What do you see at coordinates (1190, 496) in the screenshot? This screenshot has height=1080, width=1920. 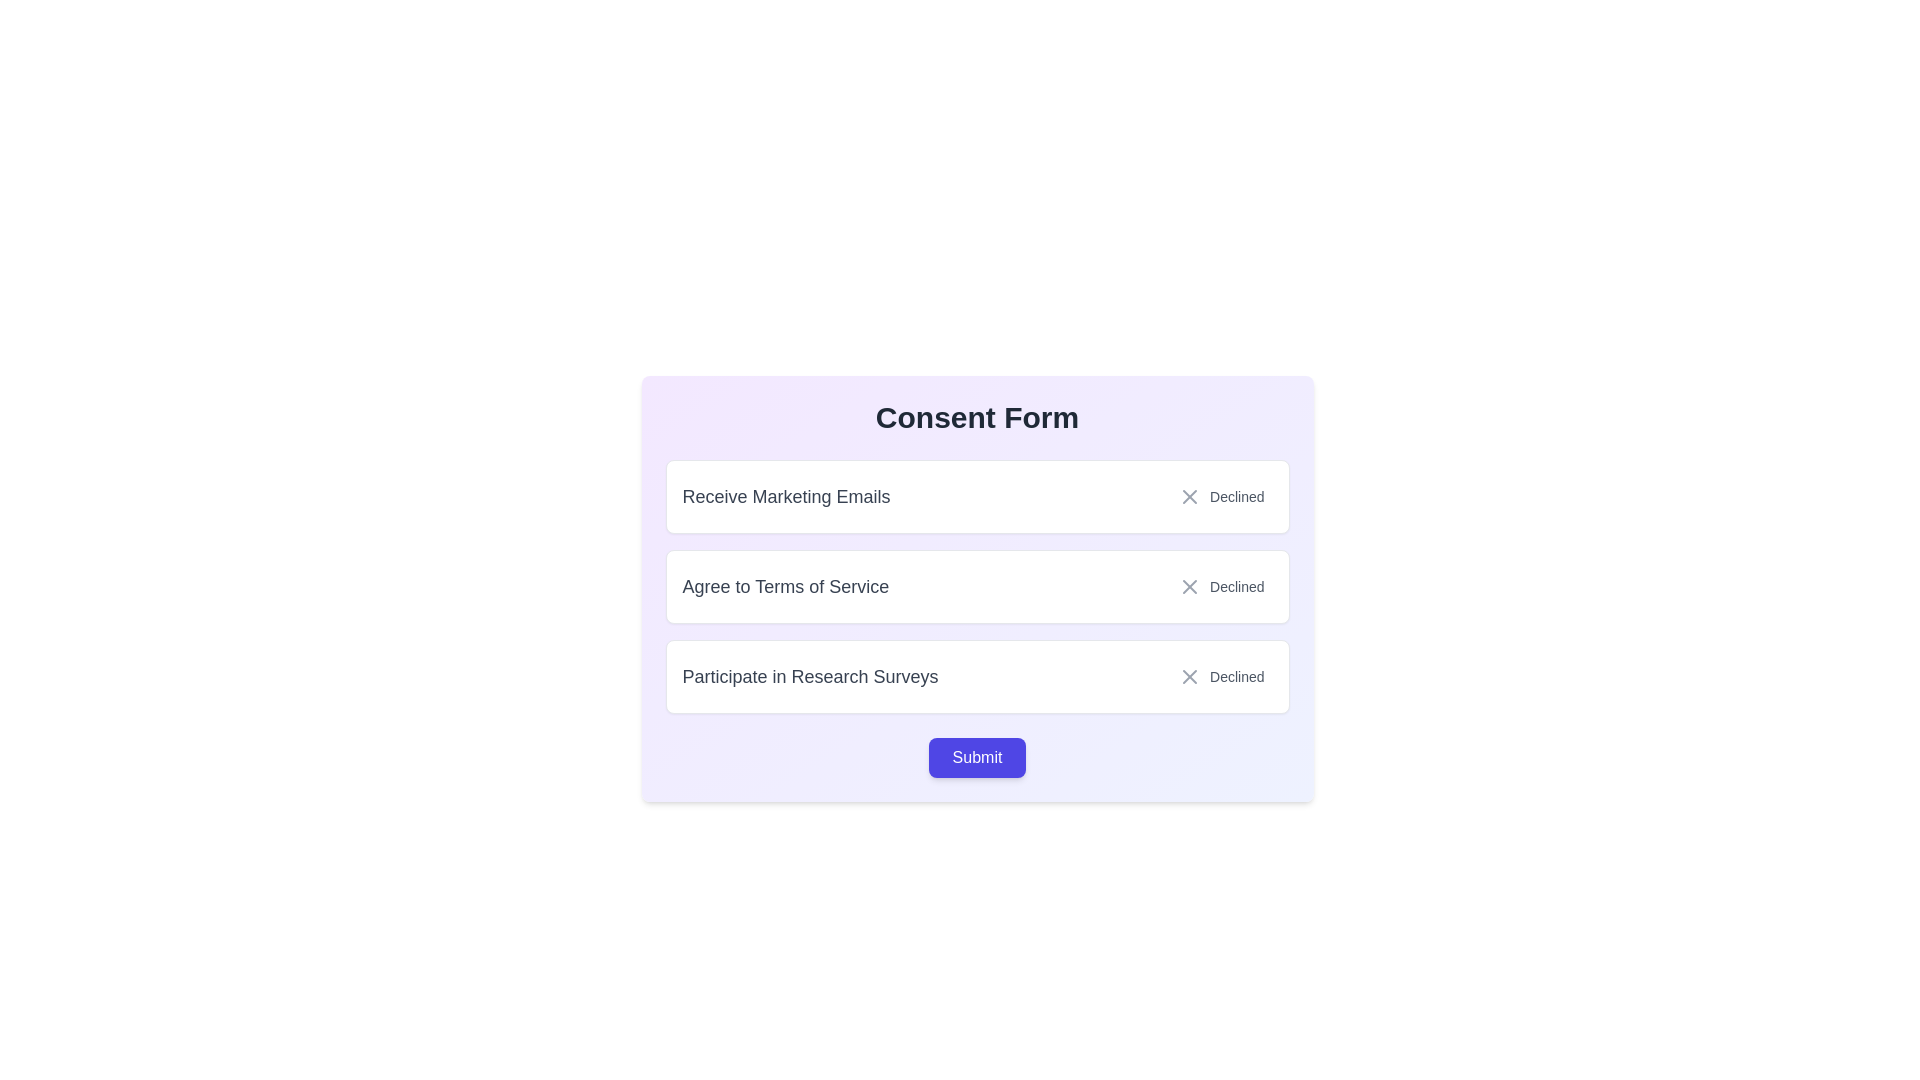 I see `the visual state of the close or decline icon component, which is represented by an 'X' shape and located in the second row of the consent form, to the right of the 'Agree to Terms of Service' line` at bounding box center [1190, 496].